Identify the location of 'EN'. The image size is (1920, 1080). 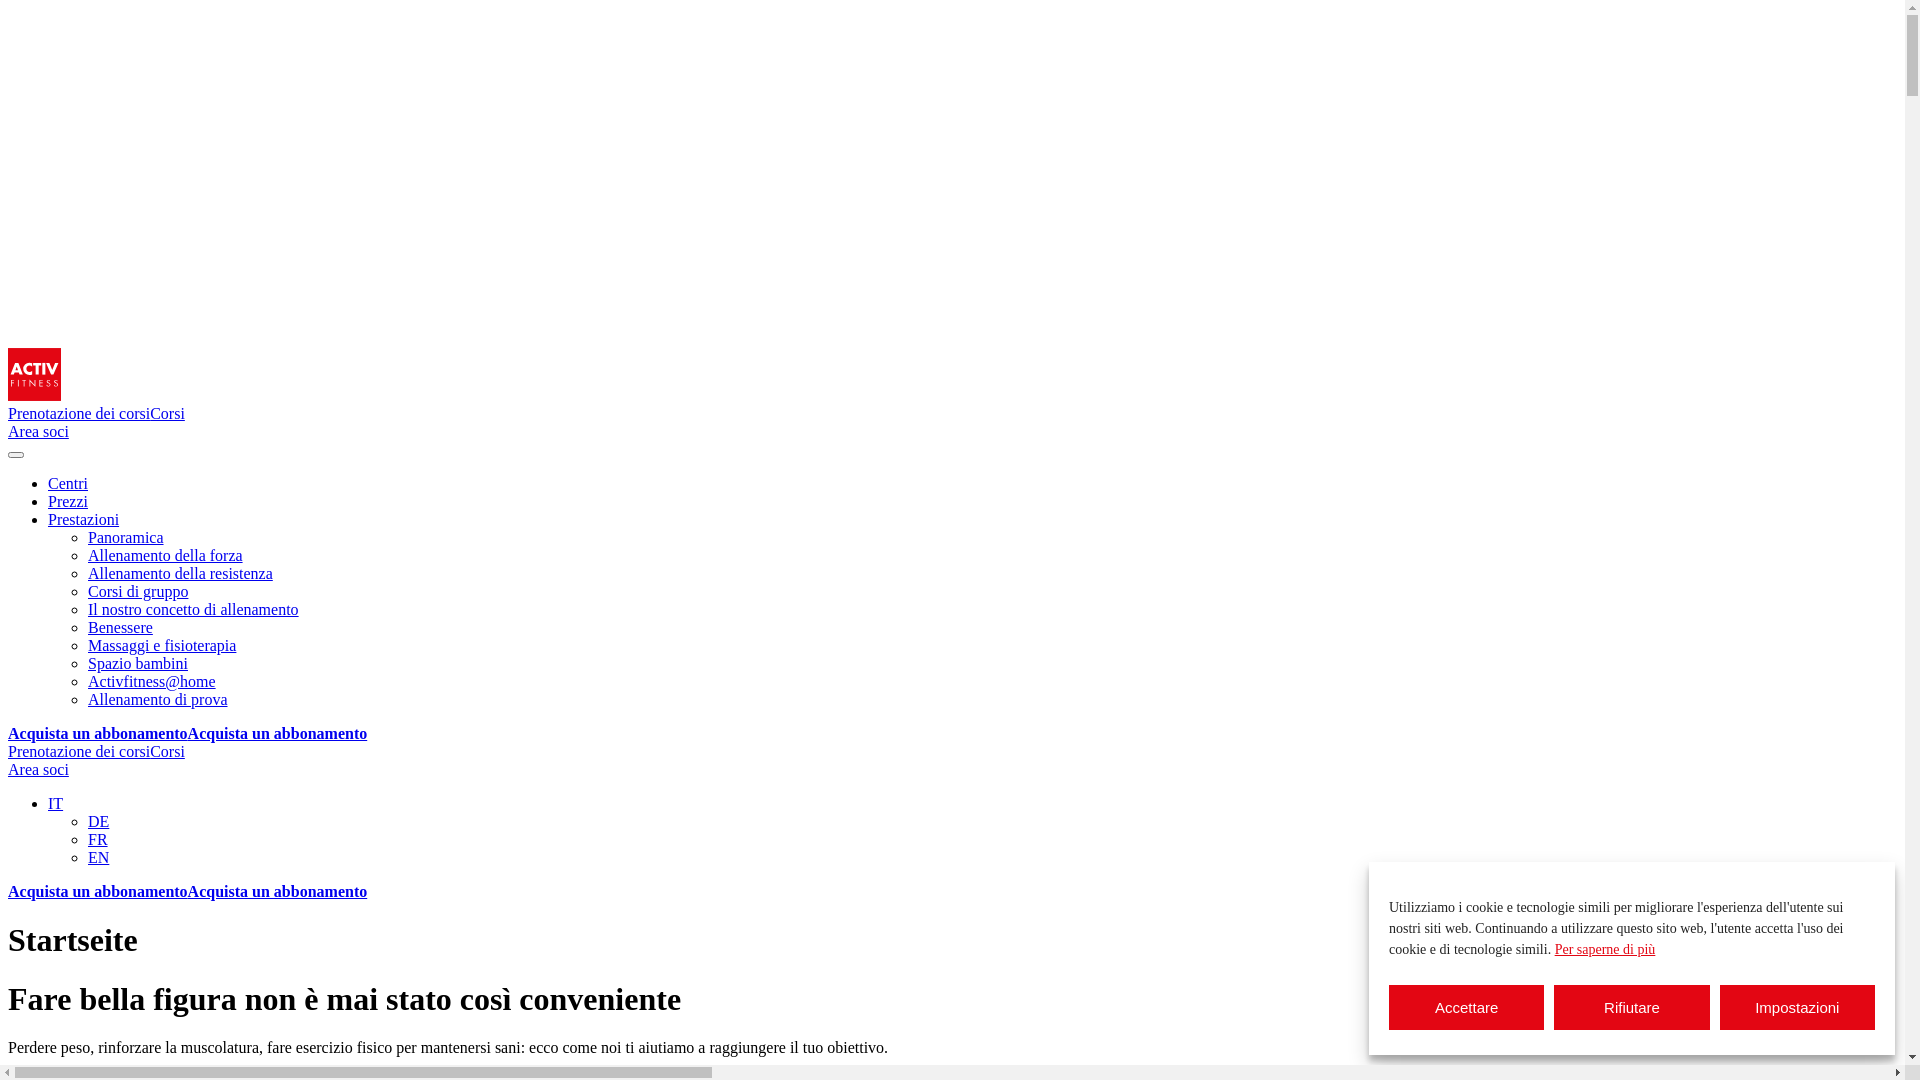
(97, 856).